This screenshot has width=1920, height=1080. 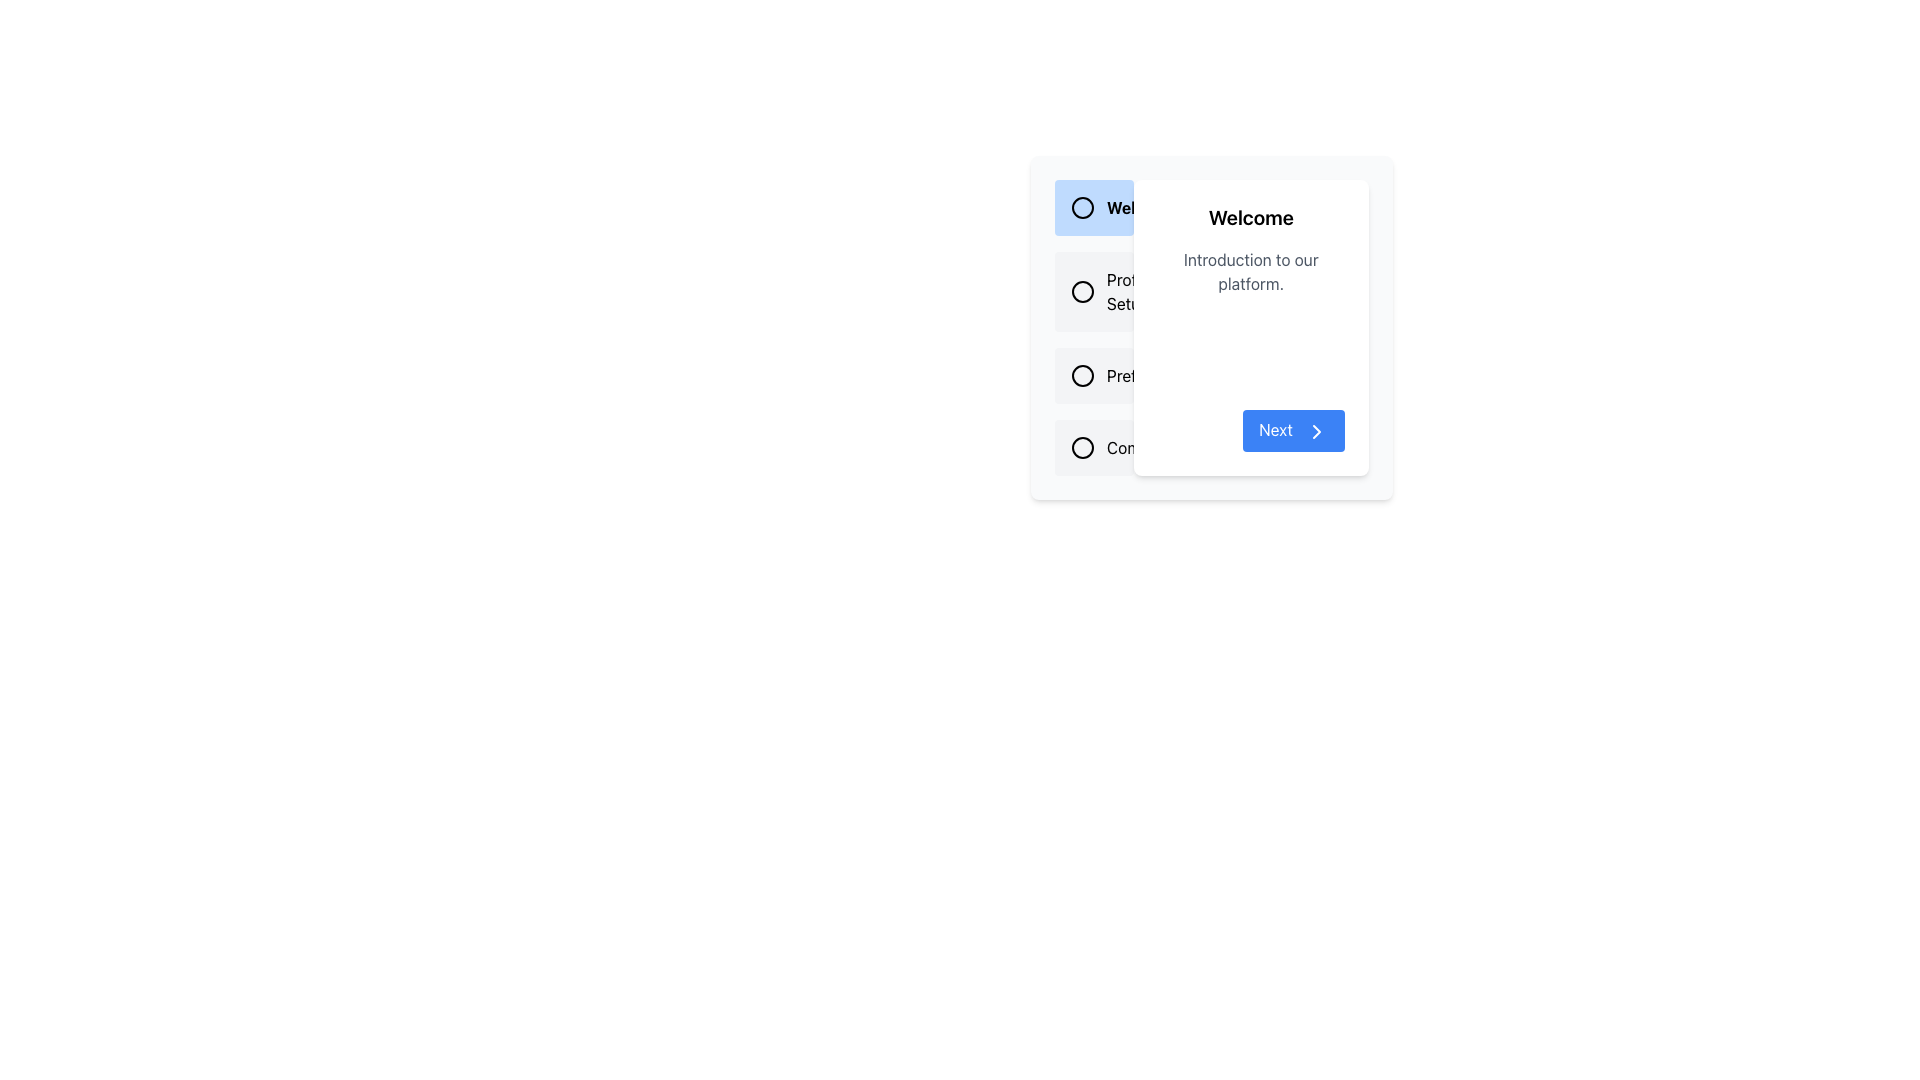 I want to click on the rightward-pointing chevron icon inside the 'Next' button located at the bottom-right corner of the 'Welcome' dialog box, so click(x=1316, y=431).